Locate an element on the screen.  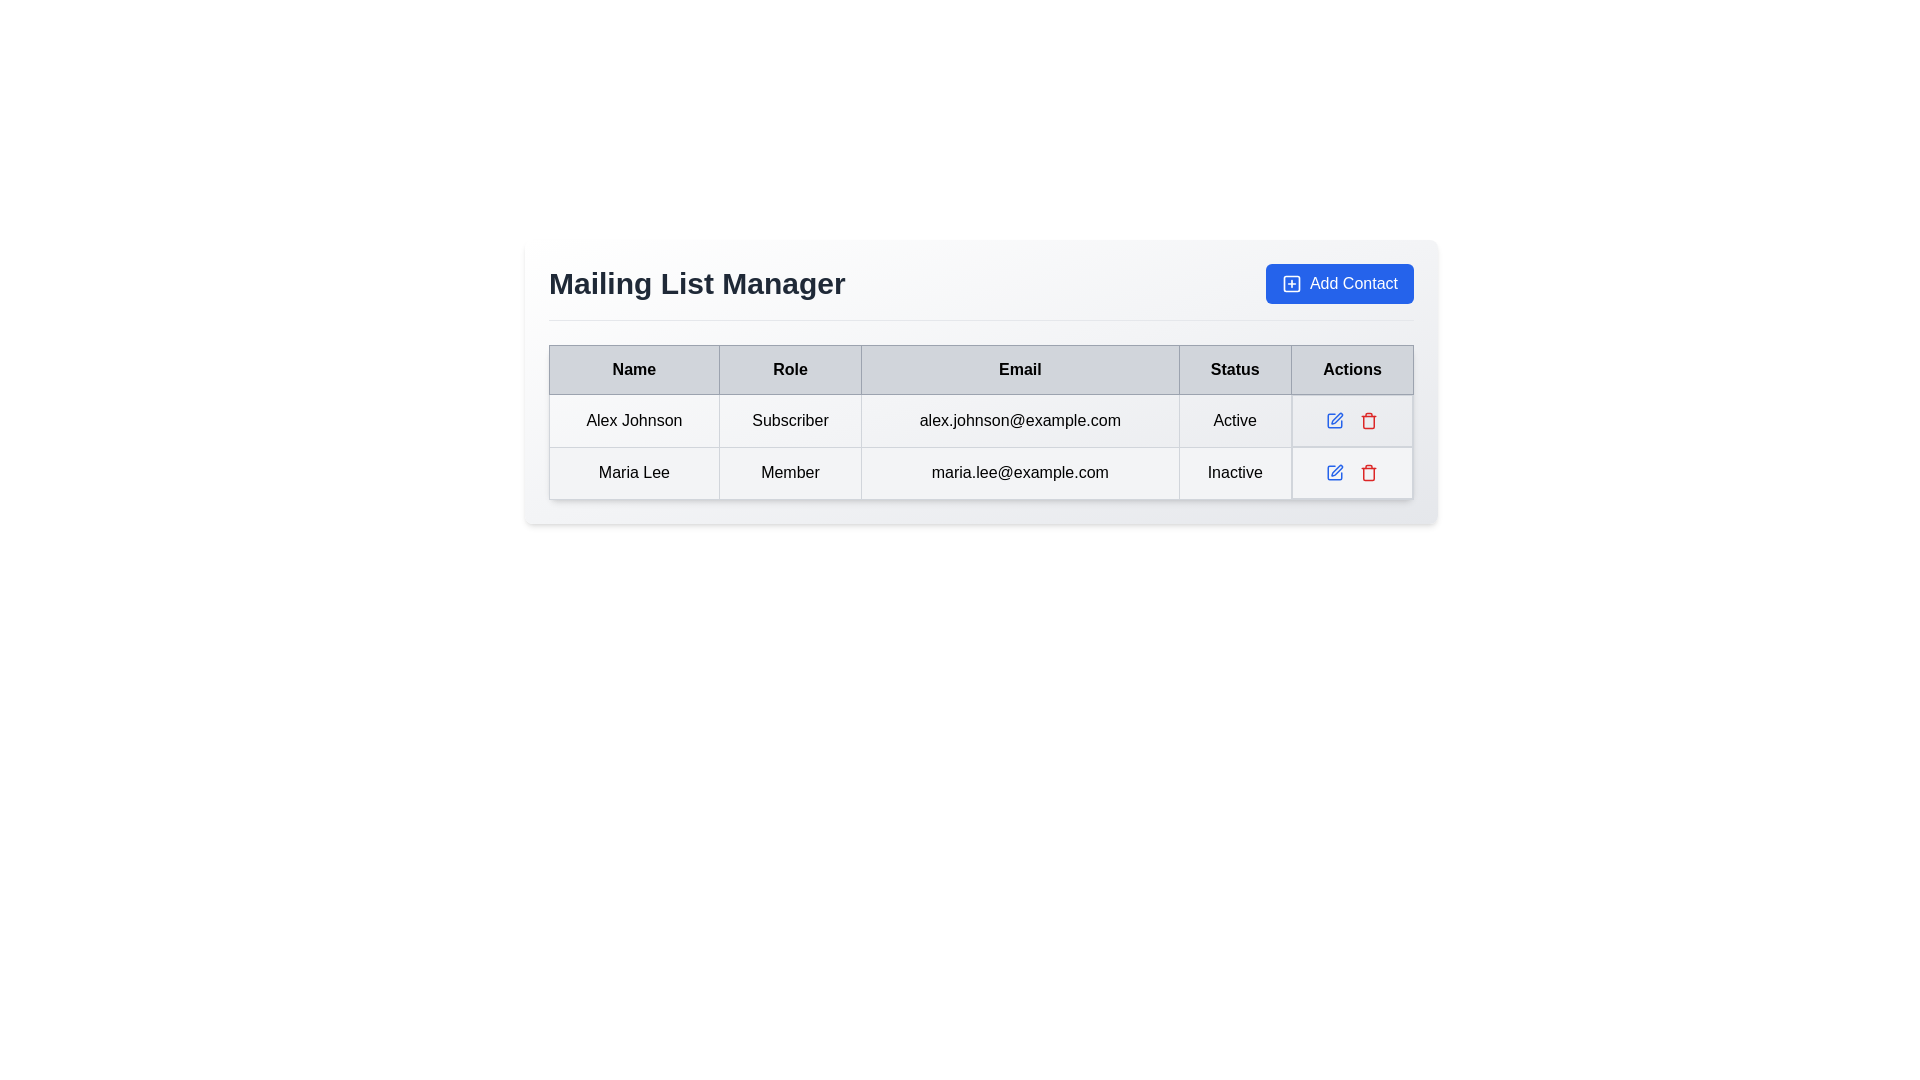
the 'Role' column header in the table, which is located between the 'Name' and 'Email' headers is located at coordinates (789, 370).